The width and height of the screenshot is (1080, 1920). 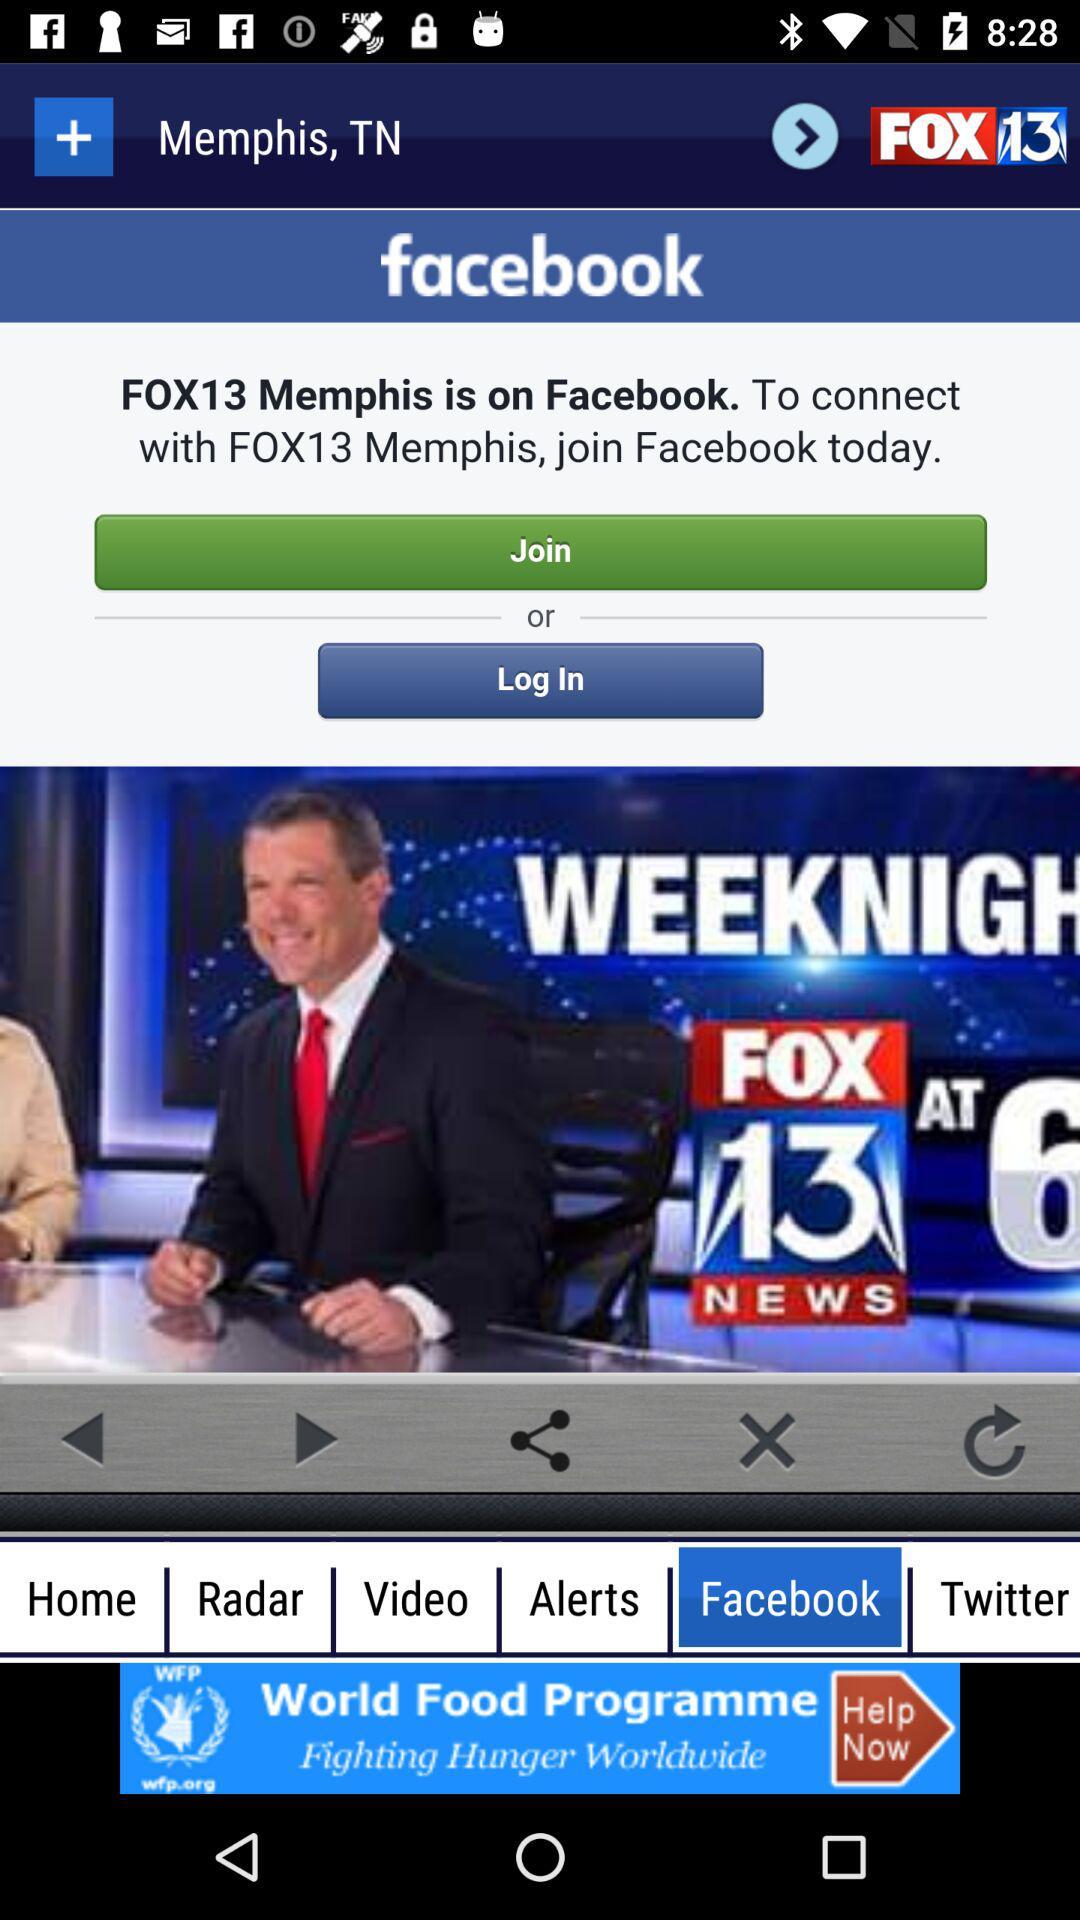 What do you see at coordinates (72, 135) in the screenshot?
I see `more options` at bounding box center [72, 135].